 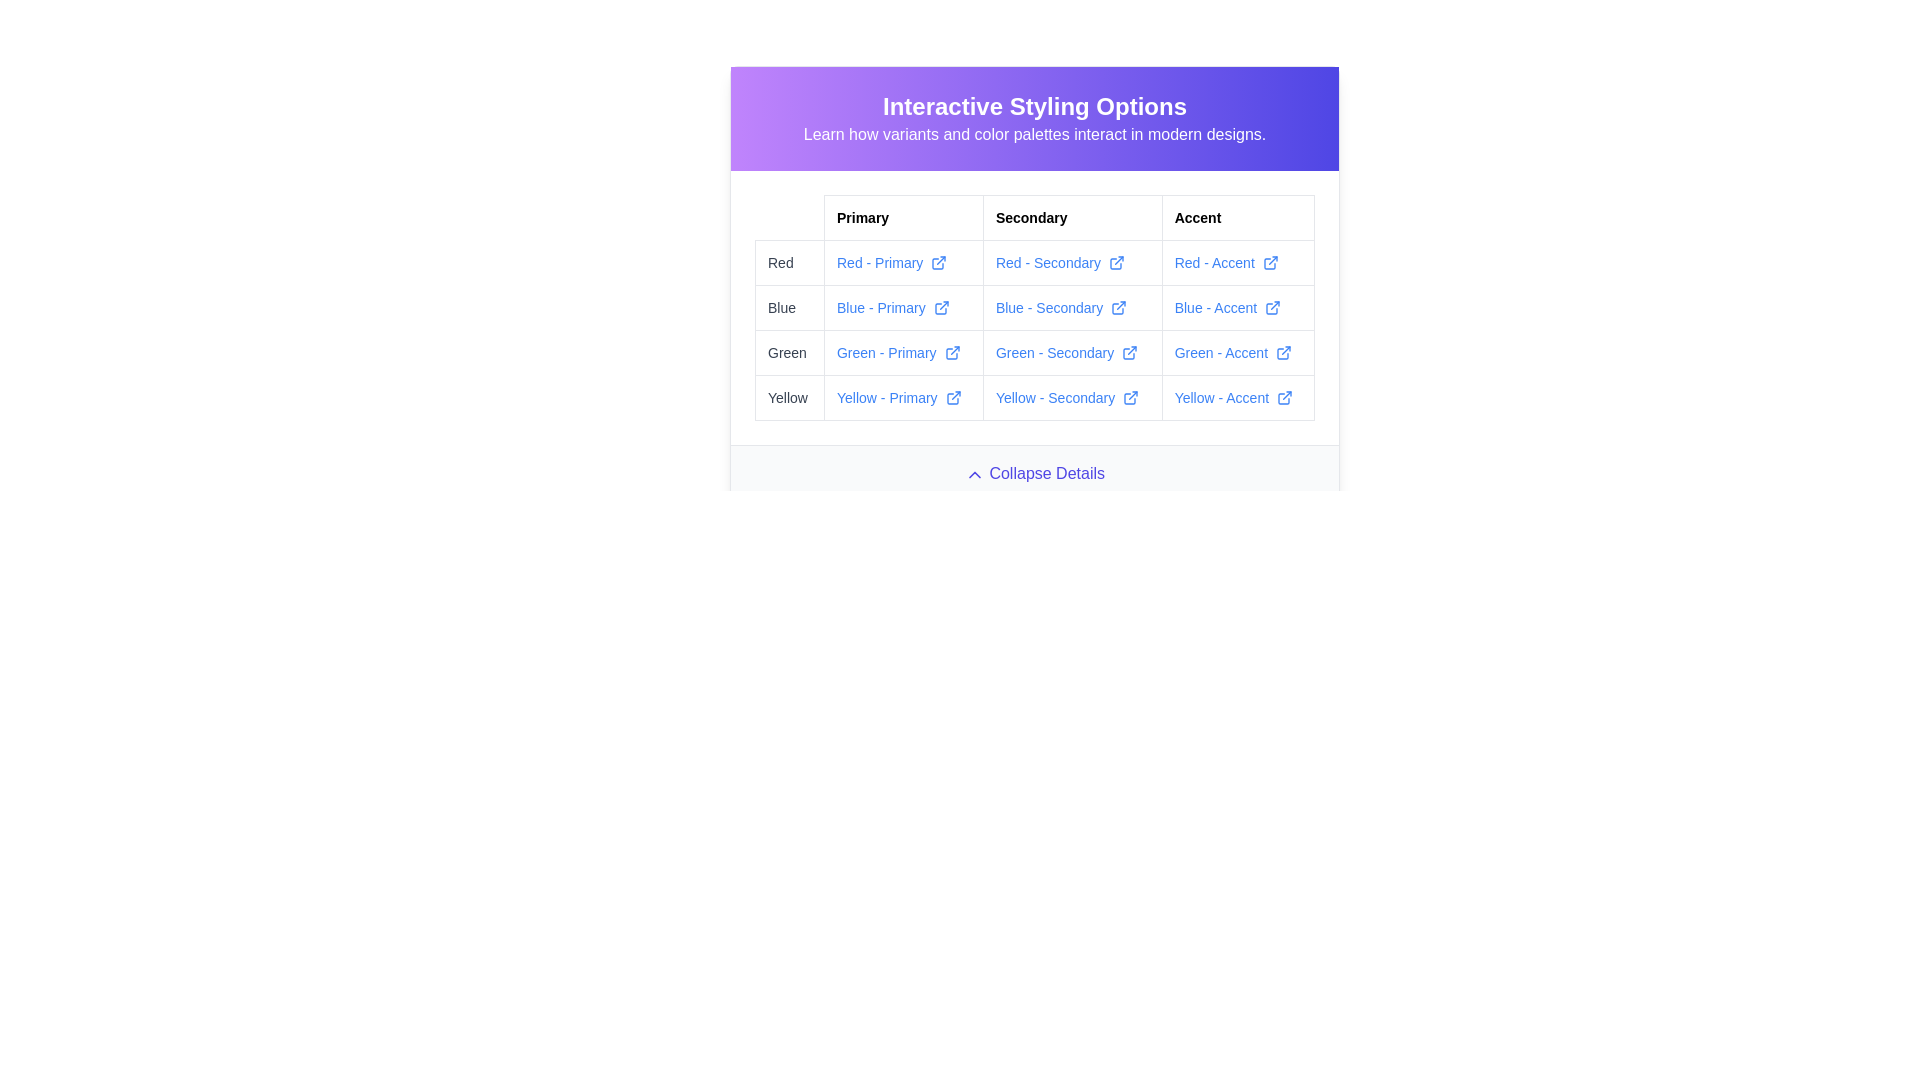 What do you see at coordinates (1129, 352) in the screenshot?
I see `the external link icon styled with a stroke color matching 'Green - Secondary', located adjacent to the linked text 'Green - Secondary'` at bounding box center [1129, 352].